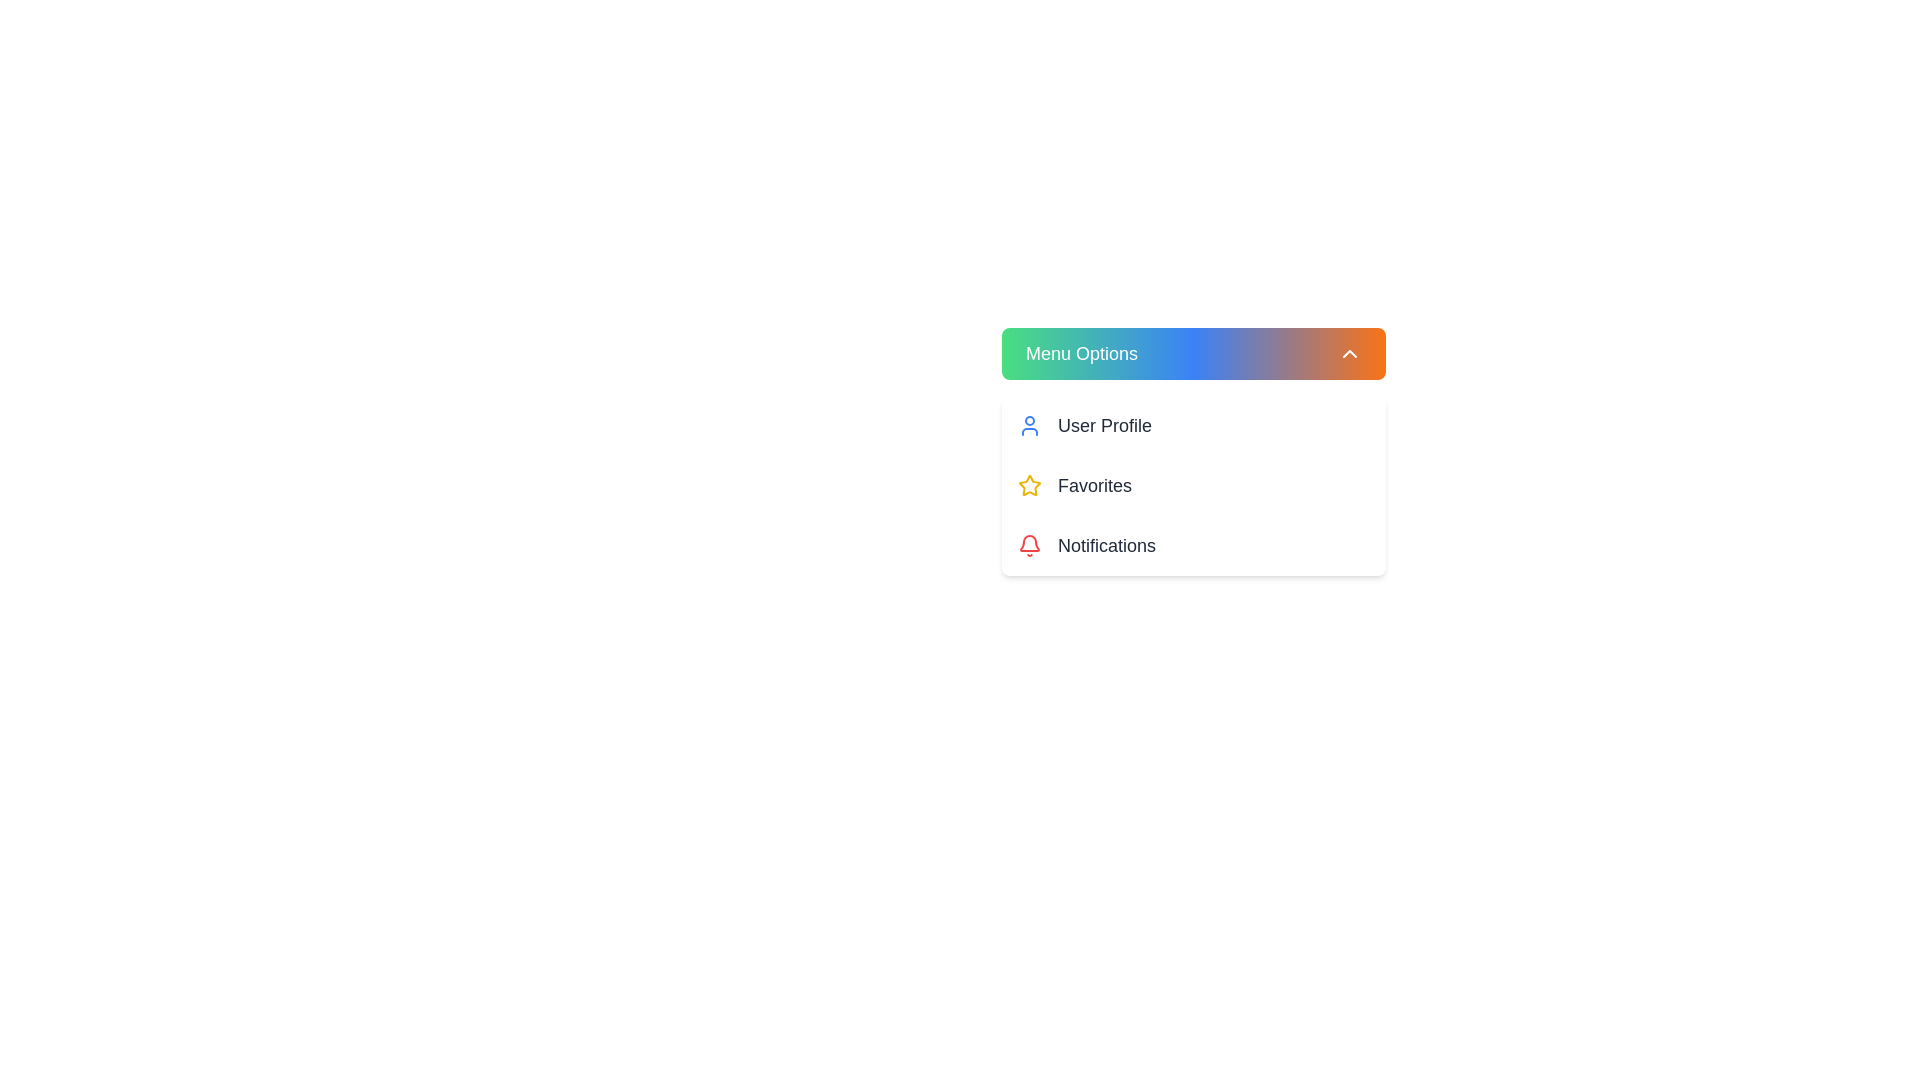  What do you see at coordinates (1030, 424) in the screenshot?
I see `the circular user profile icon` at bounding box center [1030, 424].